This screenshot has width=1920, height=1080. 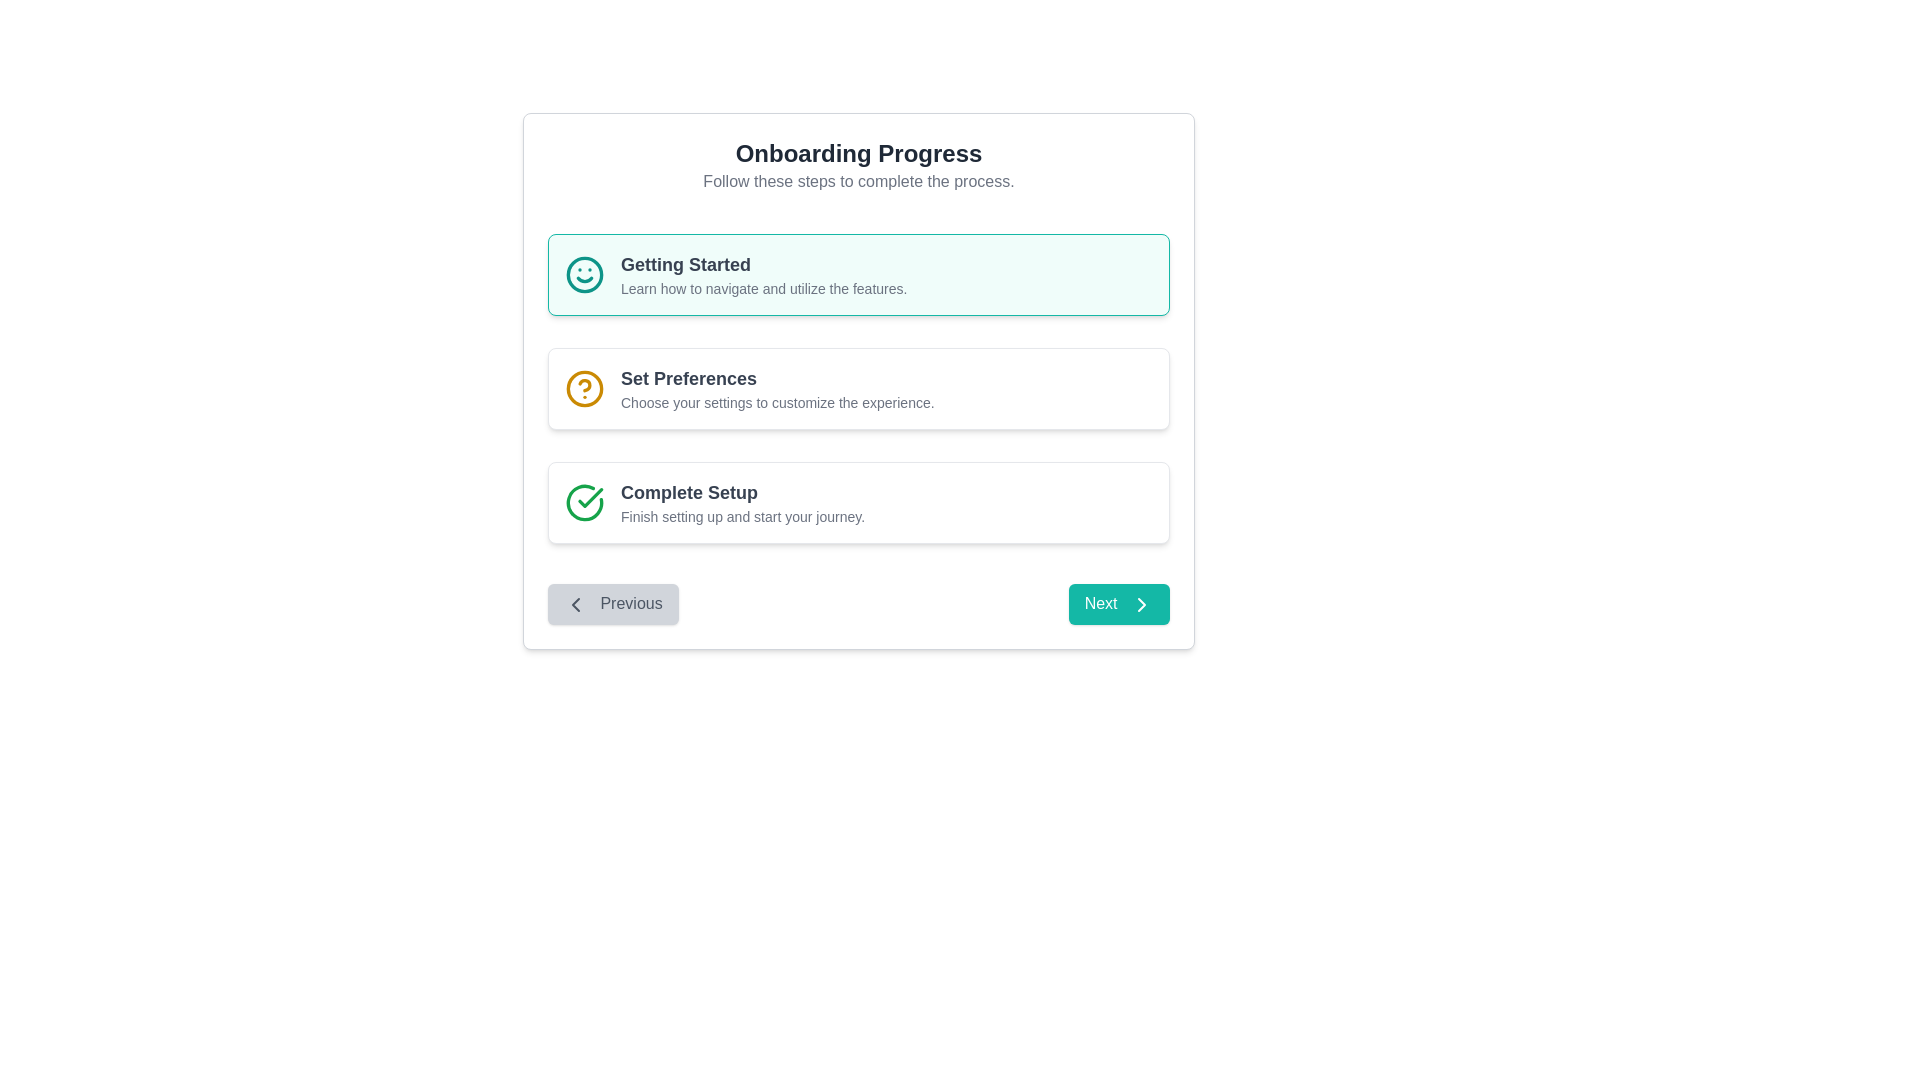 I want to click on the circular component of the SVG icon representing a smiling face, which is part of the 'Getting Started' step in the onboarding interface, so click(x=584, y=274).